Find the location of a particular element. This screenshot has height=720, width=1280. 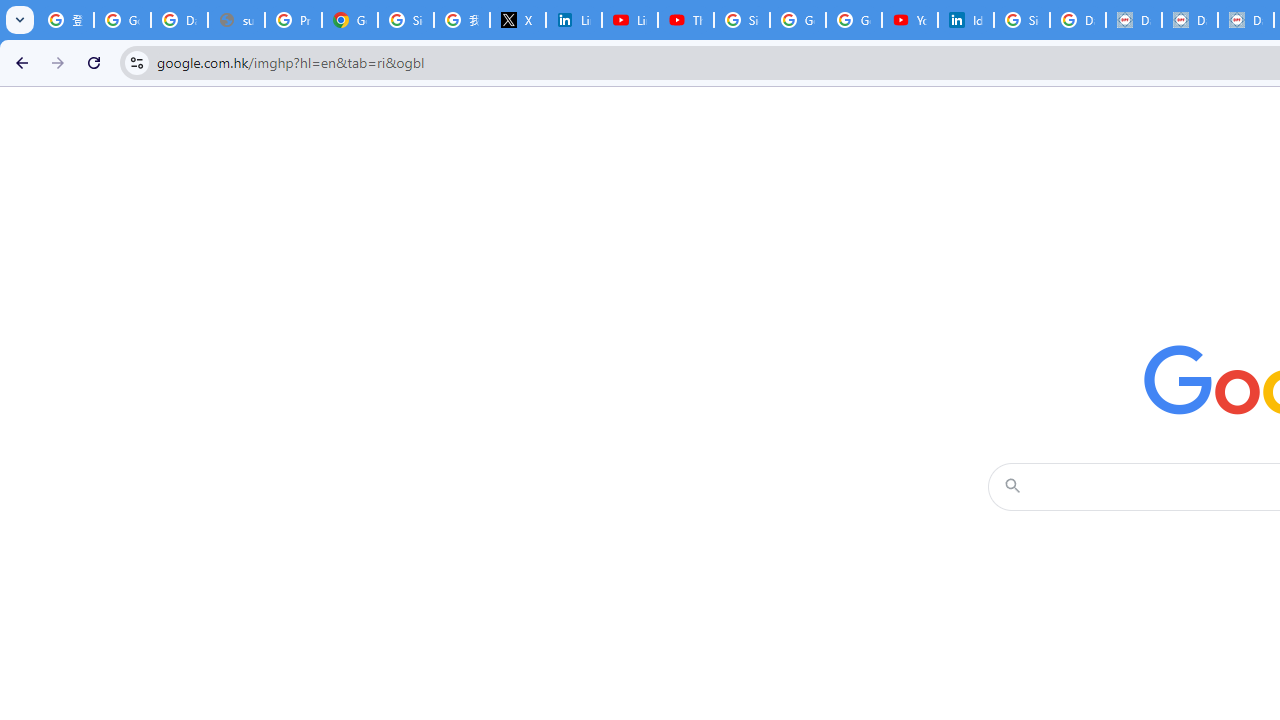

'Data Privacy Framework' is located at coordinates (1134, 20).